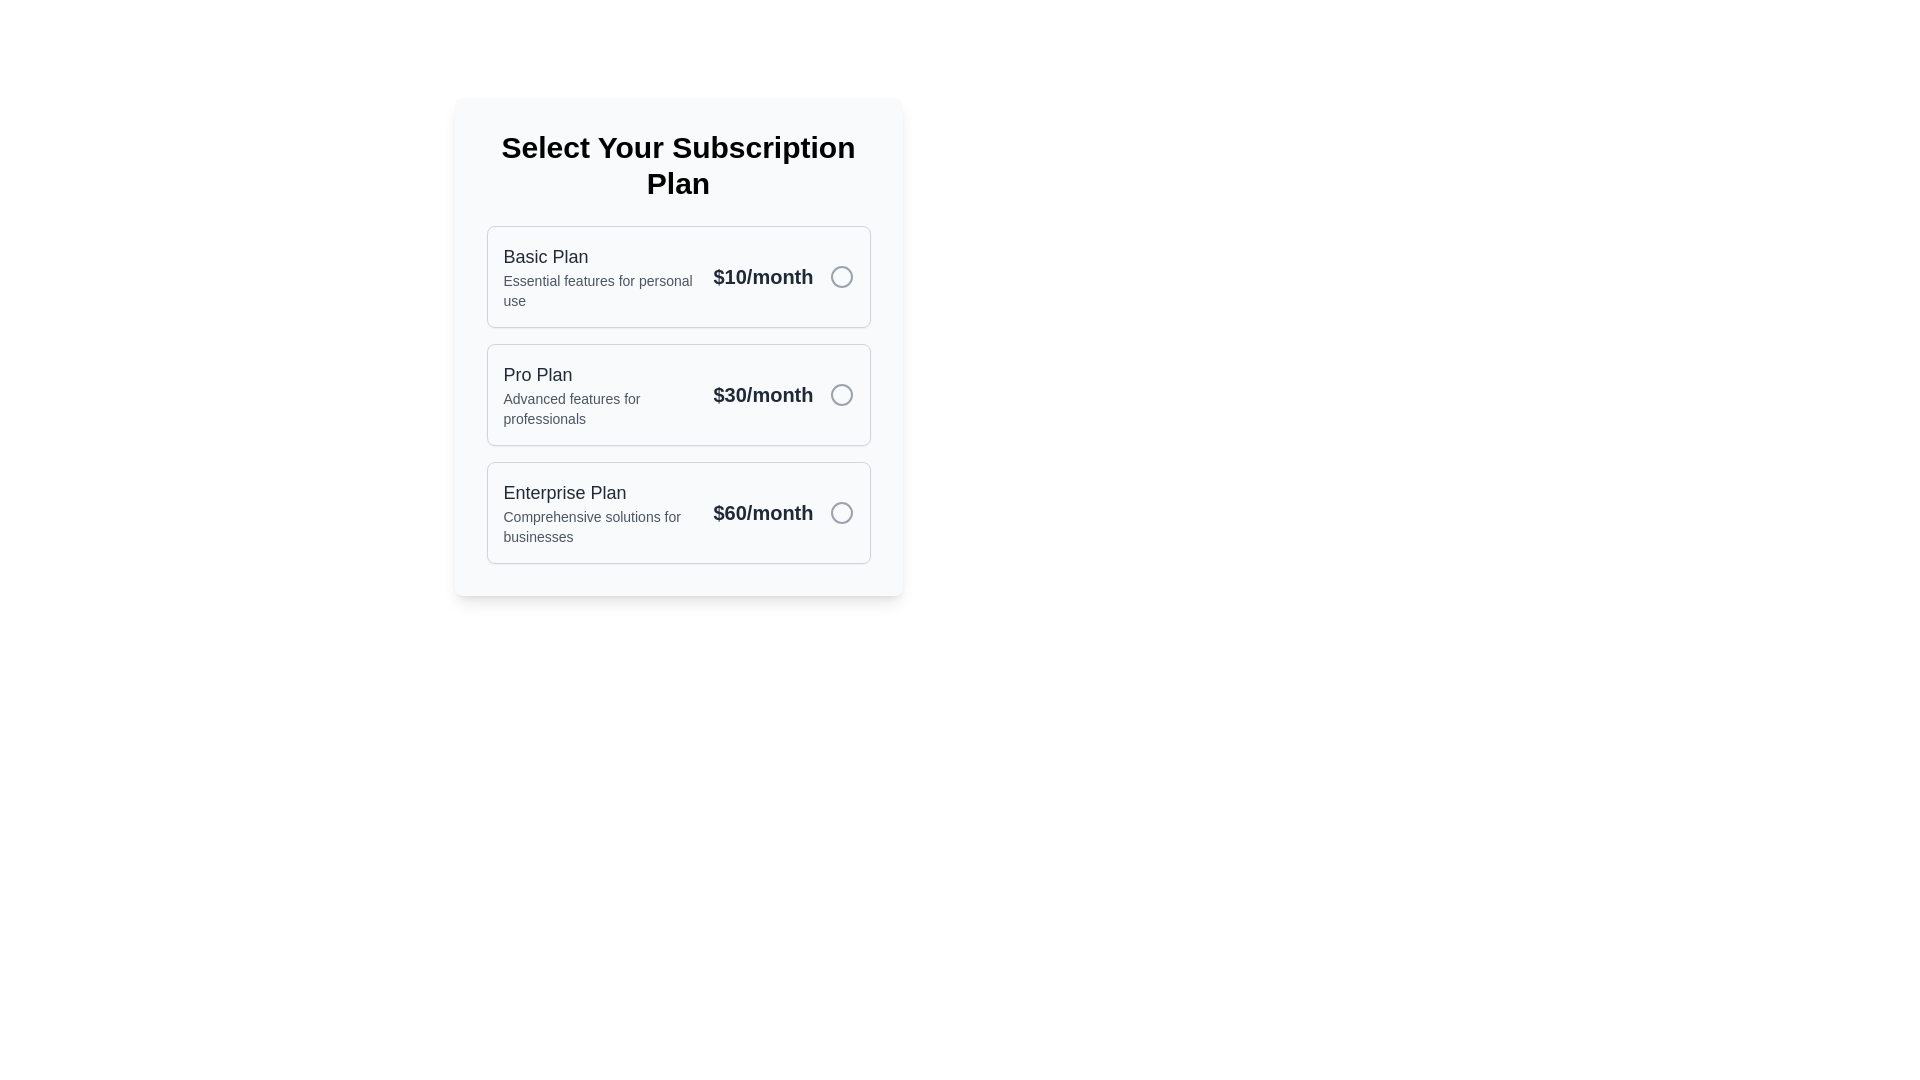 This screenshot has width=1920, height=1080. Describe the element at coordinates (762, 512) in the screenshot. I see `the static text label displaying the price '$60/month' in bold, located within the 'Enterprise Plan' box, positioned to the right of the description text and before the radio button` at that location.